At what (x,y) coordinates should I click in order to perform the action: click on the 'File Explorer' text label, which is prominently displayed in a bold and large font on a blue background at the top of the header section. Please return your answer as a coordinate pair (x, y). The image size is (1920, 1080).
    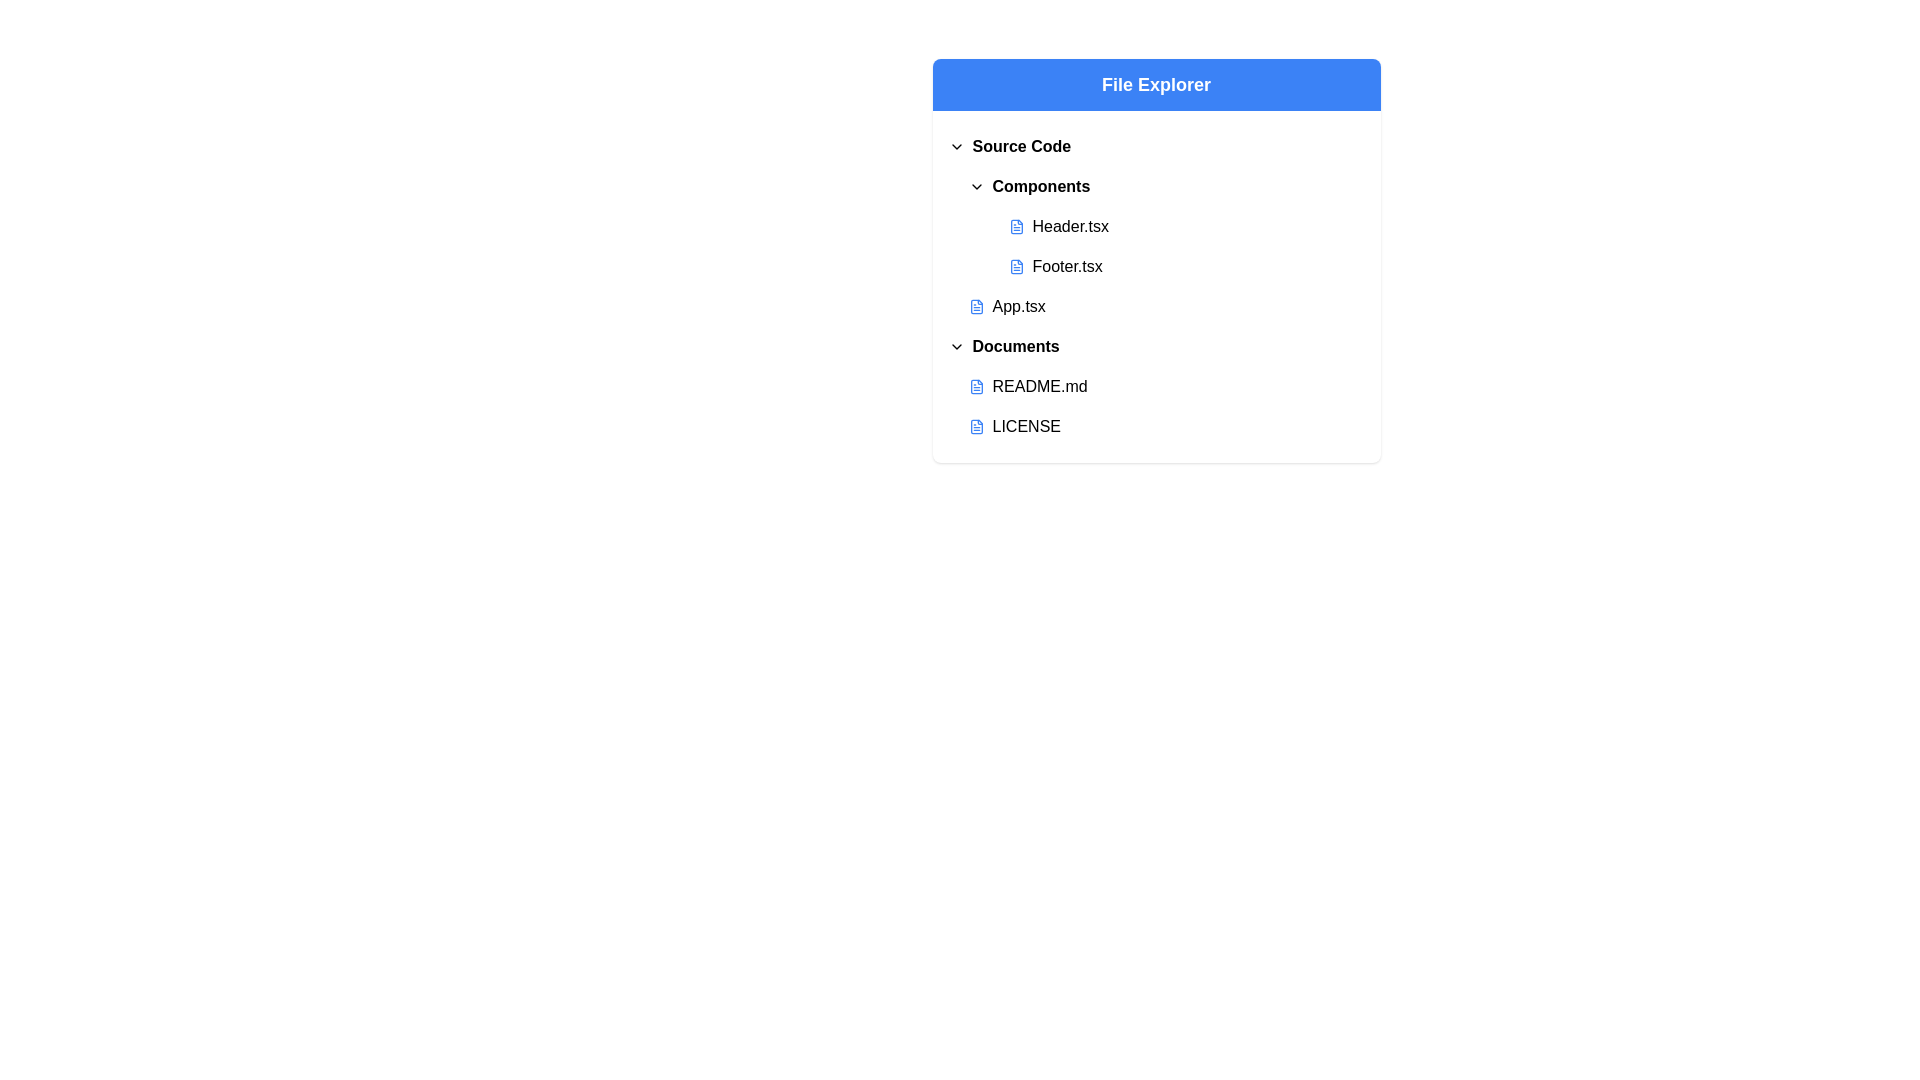
    Looking at the image, I should click on (1156, 83).